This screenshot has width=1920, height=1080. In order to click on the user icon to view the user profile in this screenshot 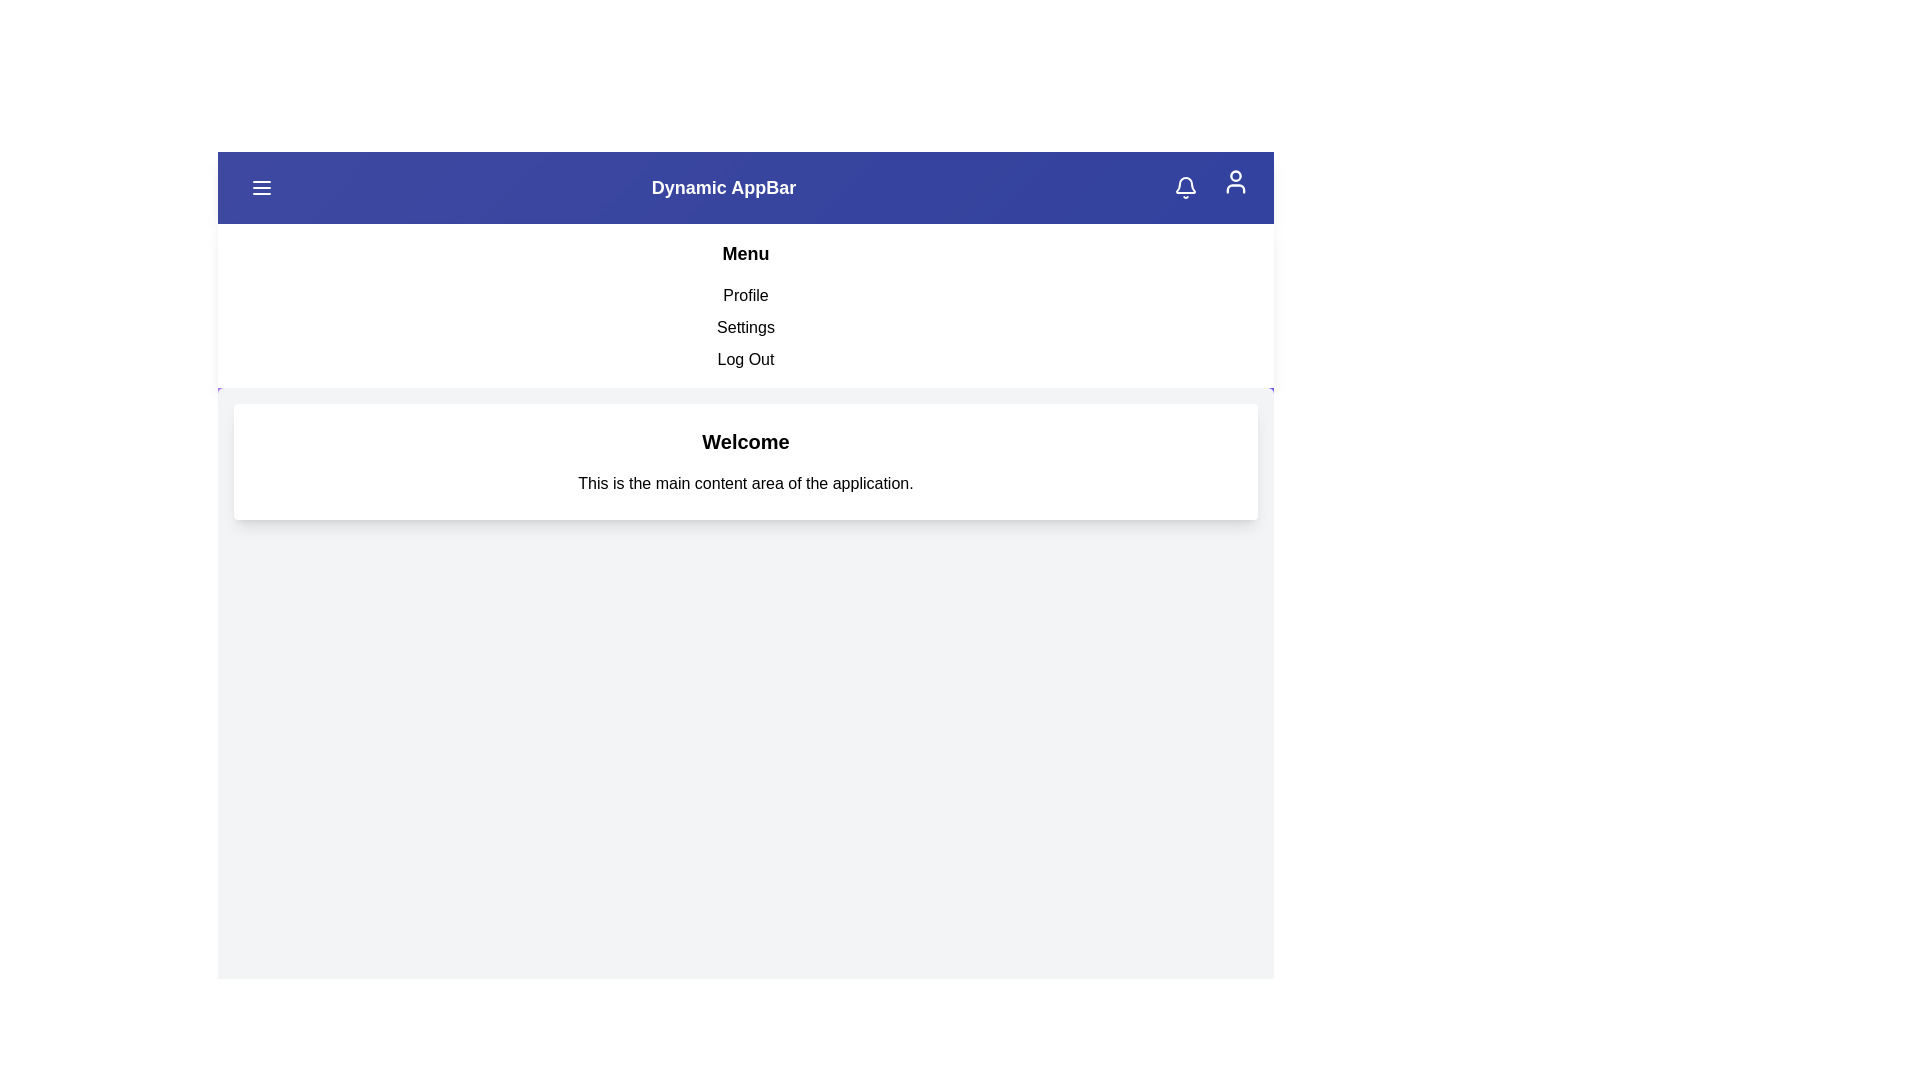, I will do `click(1235, 181)`.